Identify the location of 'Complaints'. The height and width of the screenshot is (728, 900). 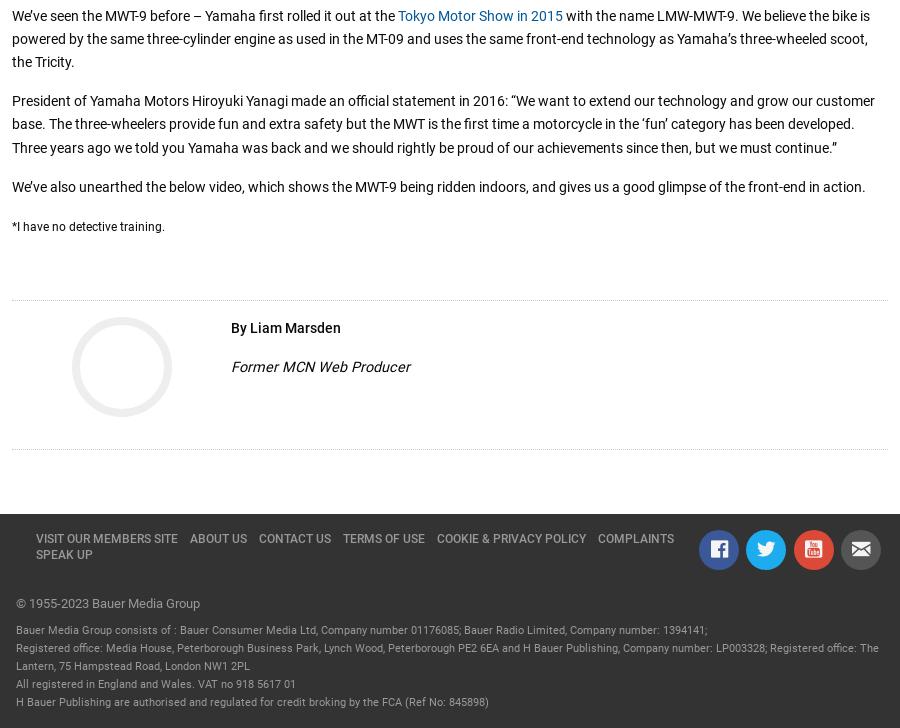
(636, 537).